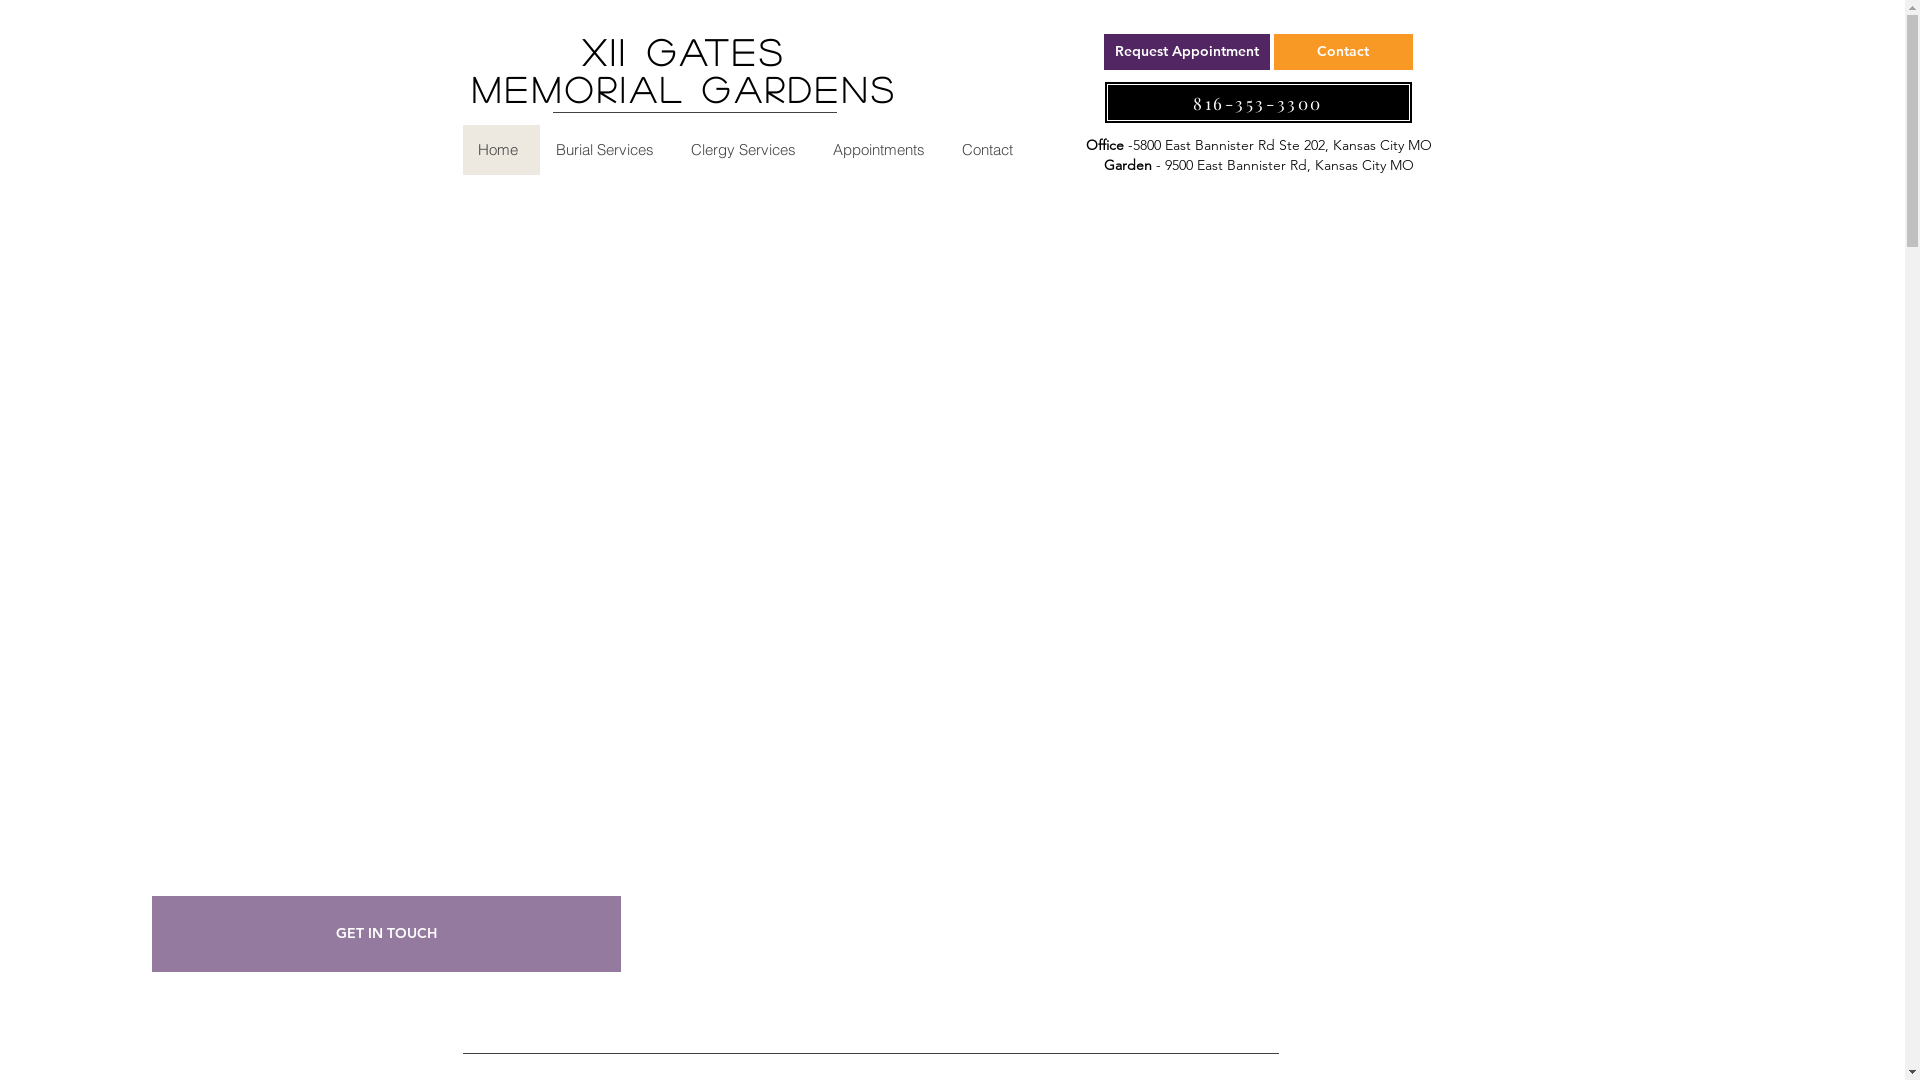  I want to click on 'Home', so click(500, 149).